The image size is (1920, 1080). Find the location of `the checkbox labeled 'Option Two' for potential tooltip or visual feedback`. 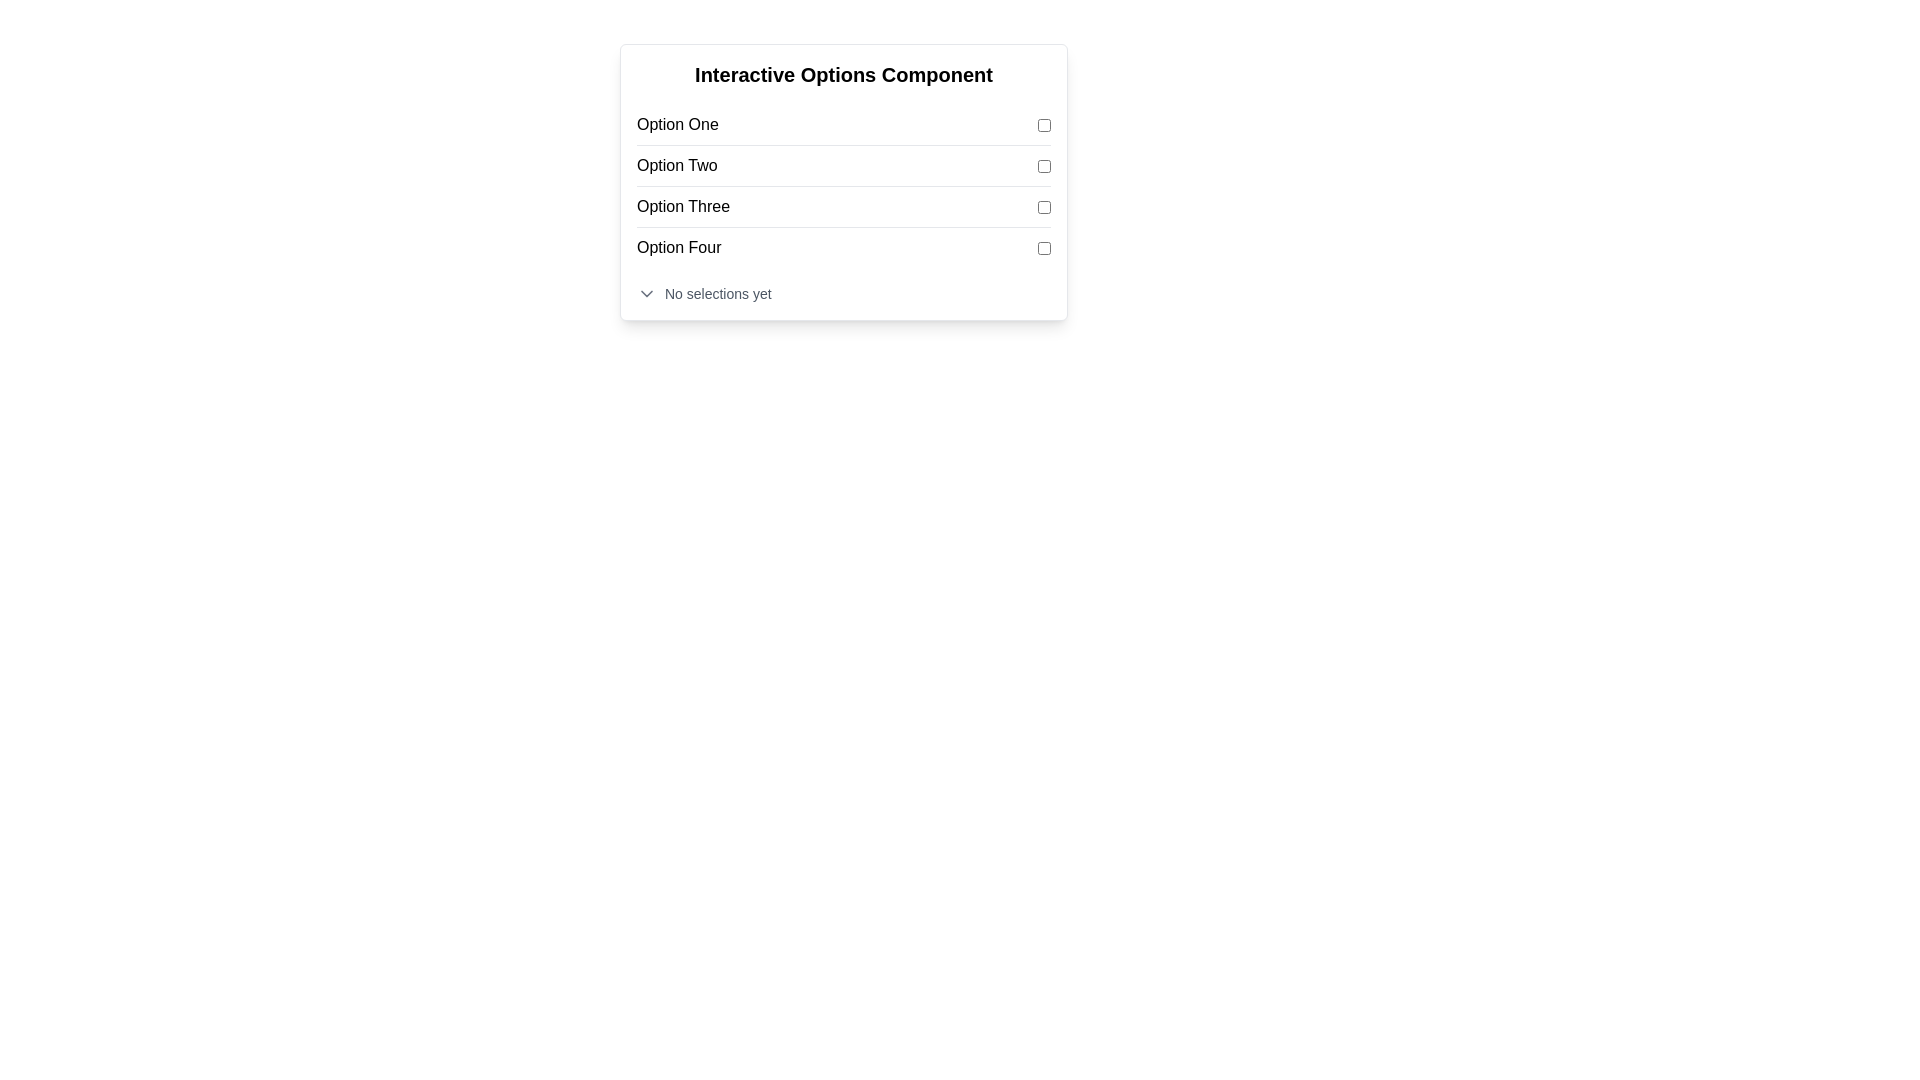

the checkbox labeled 'Option Two' for potential tooltip or visual feedback is located at coordinates (844, 182).